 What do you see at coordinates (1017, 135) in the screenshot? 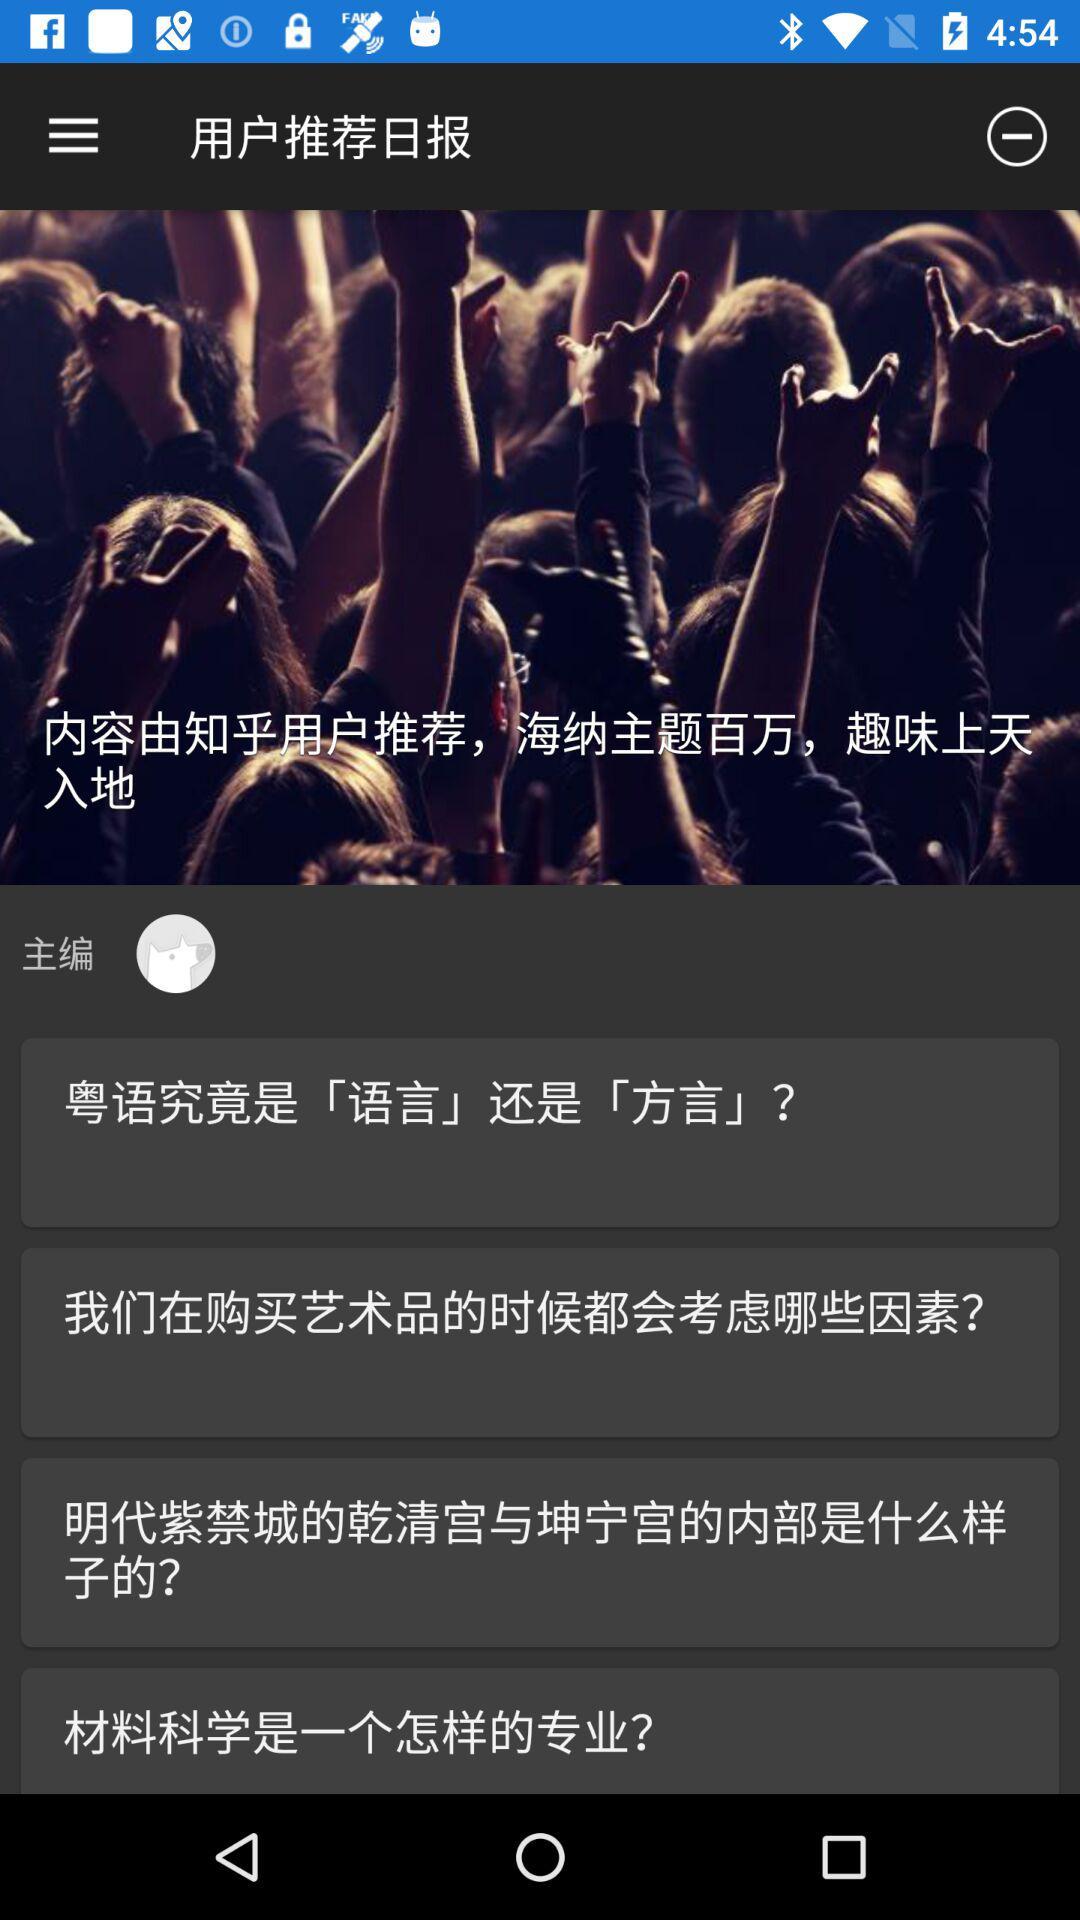
I see `icon at the top right corner` at bounding box center [1017, 135].